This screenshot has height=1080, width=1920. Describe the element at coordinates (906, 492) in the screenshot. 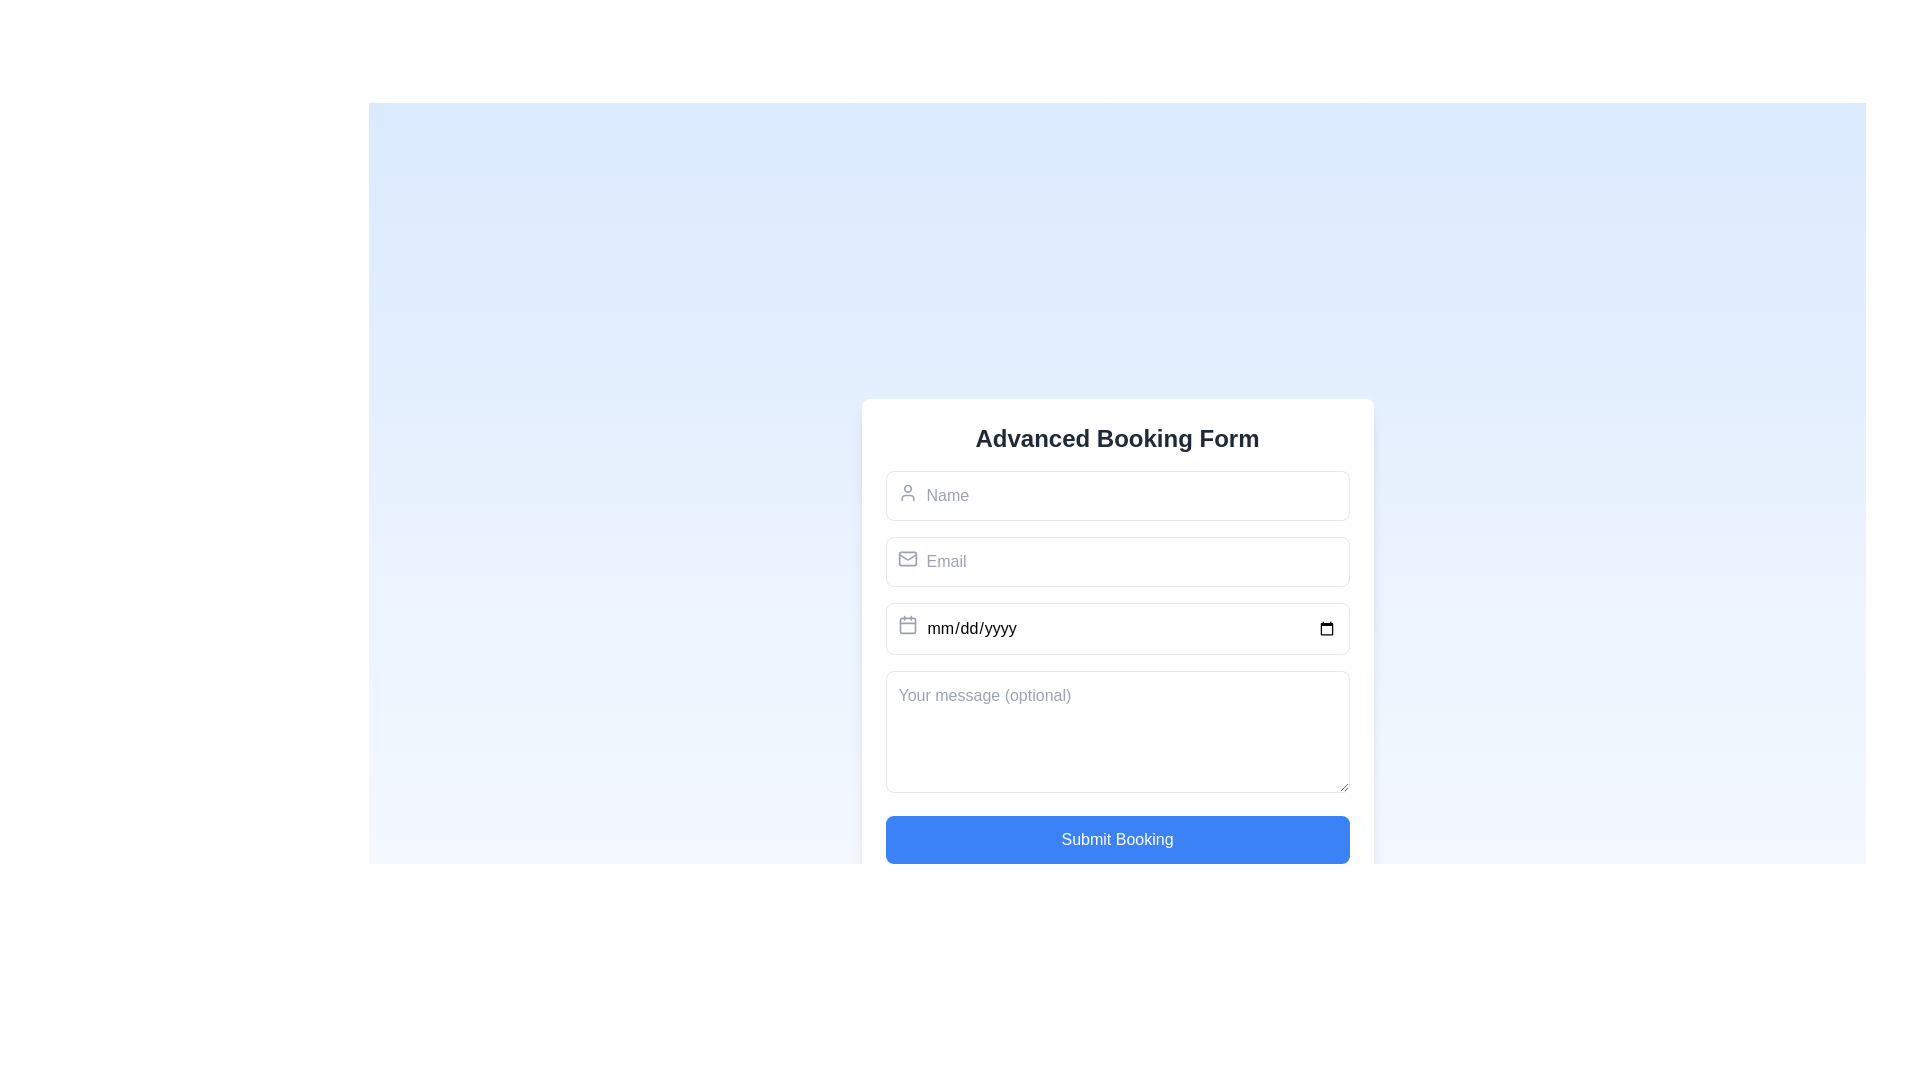

I see `the SVG Icon that visually indicates the purpose of the input field for the user's name, located in the 'Advanced Booking Form' panel adjacent to the 'Name' input field` at that location.